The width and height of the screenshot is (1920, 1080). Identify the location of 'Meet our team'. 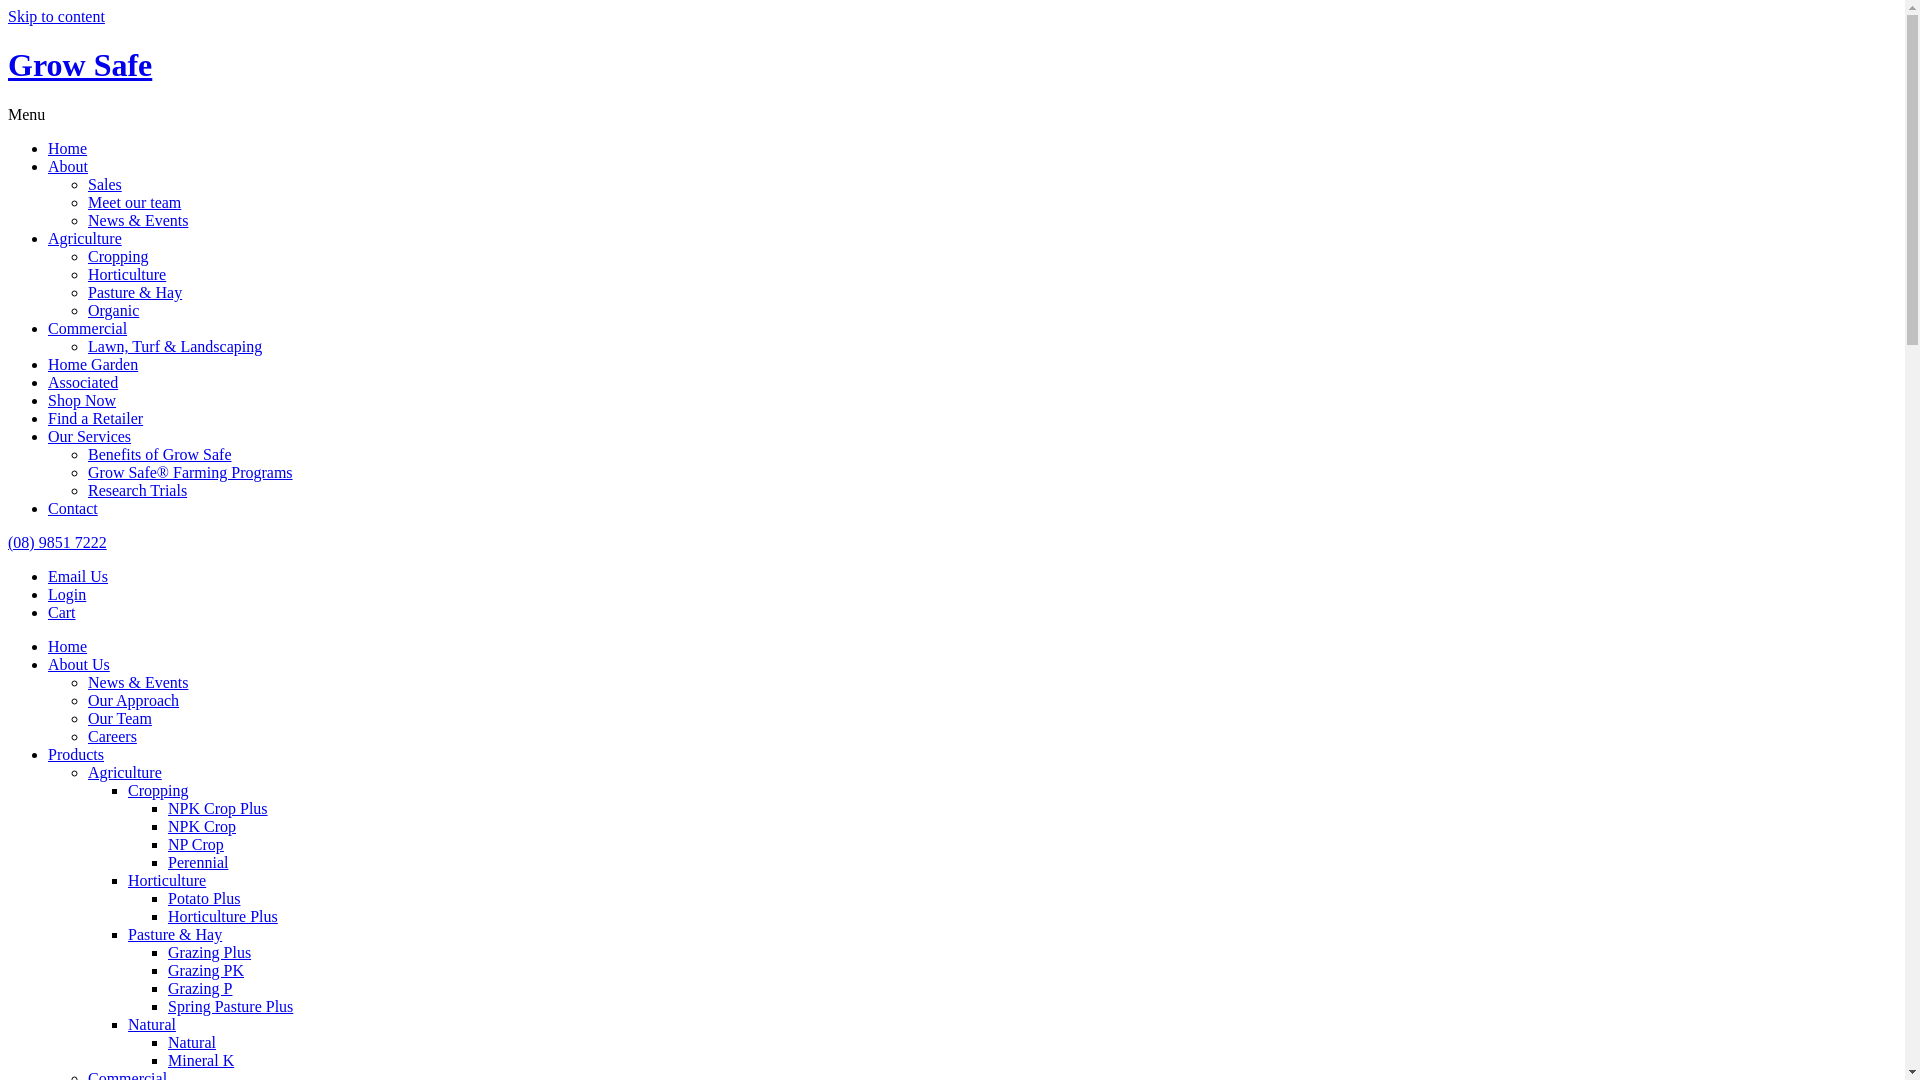
(133, 202).